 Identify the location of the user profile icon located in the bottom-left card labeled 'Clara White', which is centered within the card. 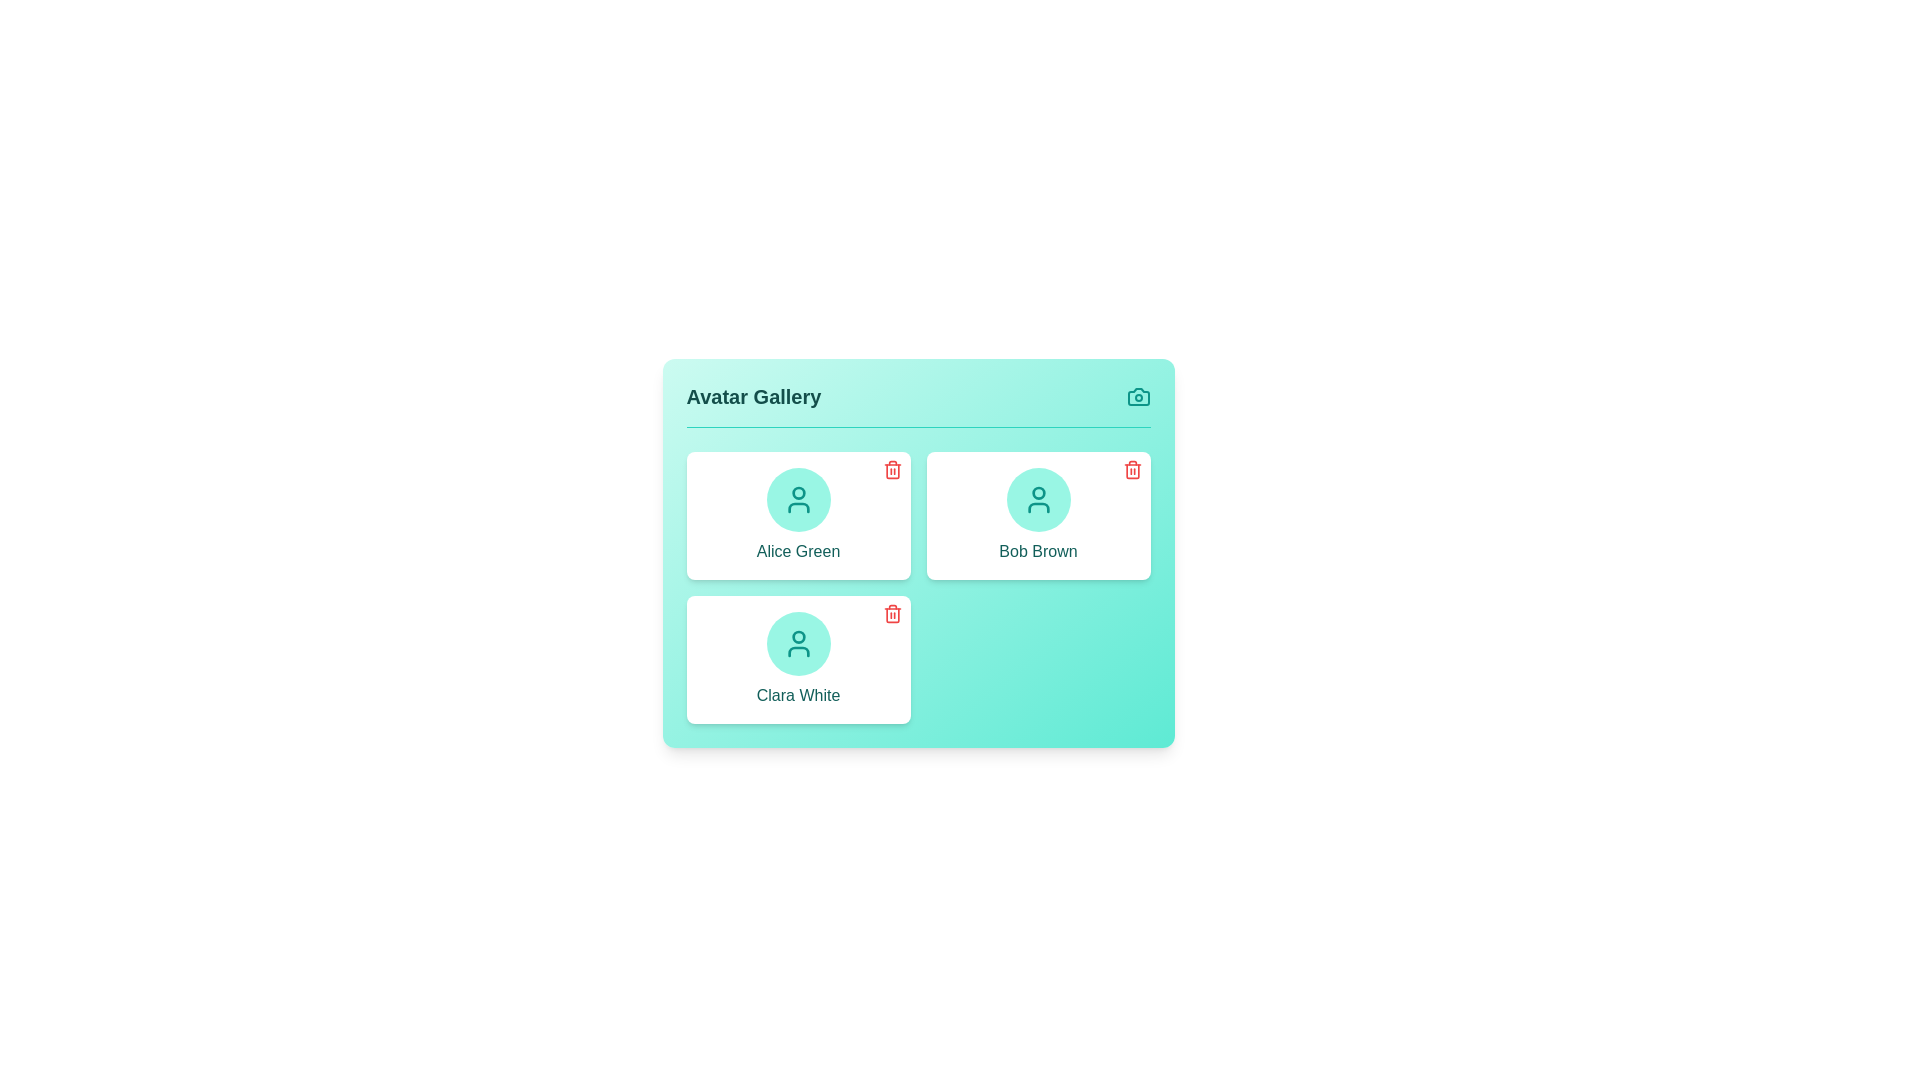
(797, 644).